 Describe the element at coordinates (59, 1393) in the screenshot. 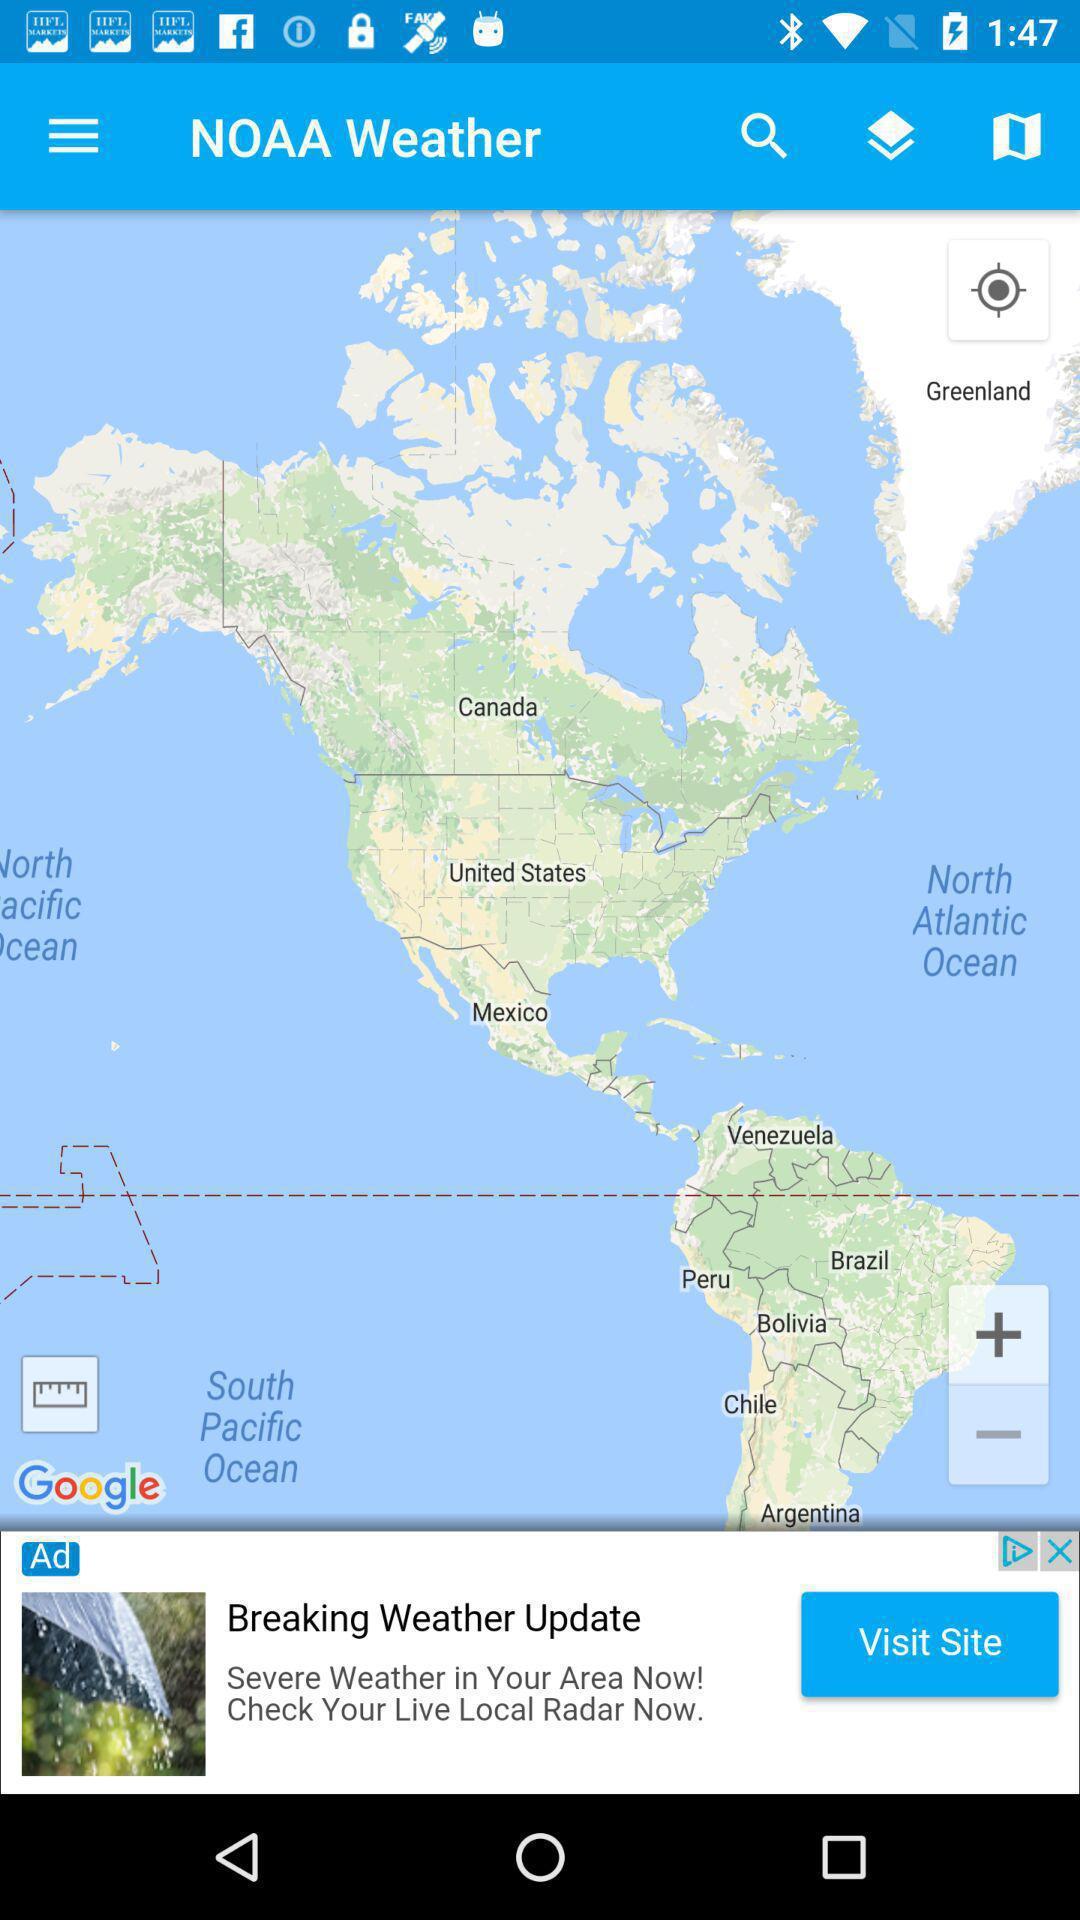

I see `change page scale` at that location.